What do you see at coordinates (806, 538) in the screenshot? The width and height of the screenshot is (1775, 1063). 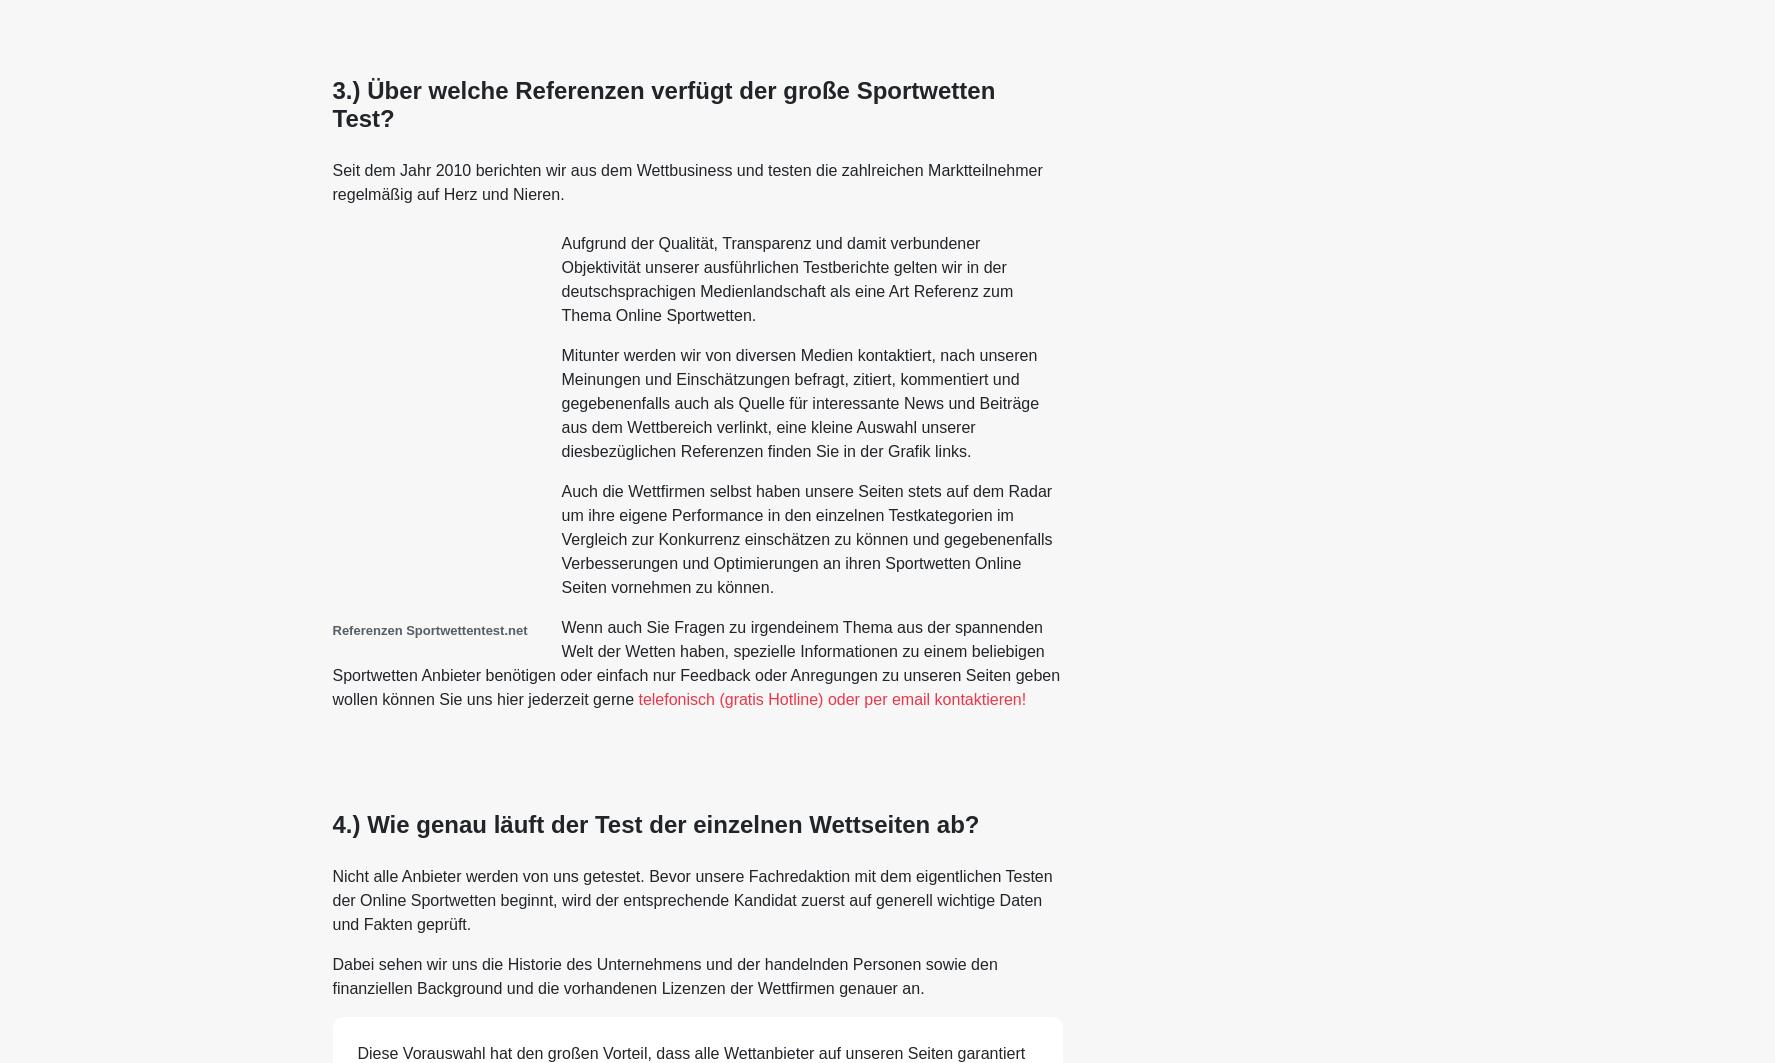 I see `'Auch die Wettfirmen selbst haben unsere Seiten stets auf dem Radar um ihre eigene Performance in den einzelnen Testkategorien im Vergleich zur Konkurrenz einschätzen zu können und gegebenenfalls Verbesserungen und Optimierungen an ihren Sportwetten Online Seiten vornehmen zu können.'` at bounding box center [806, 538].